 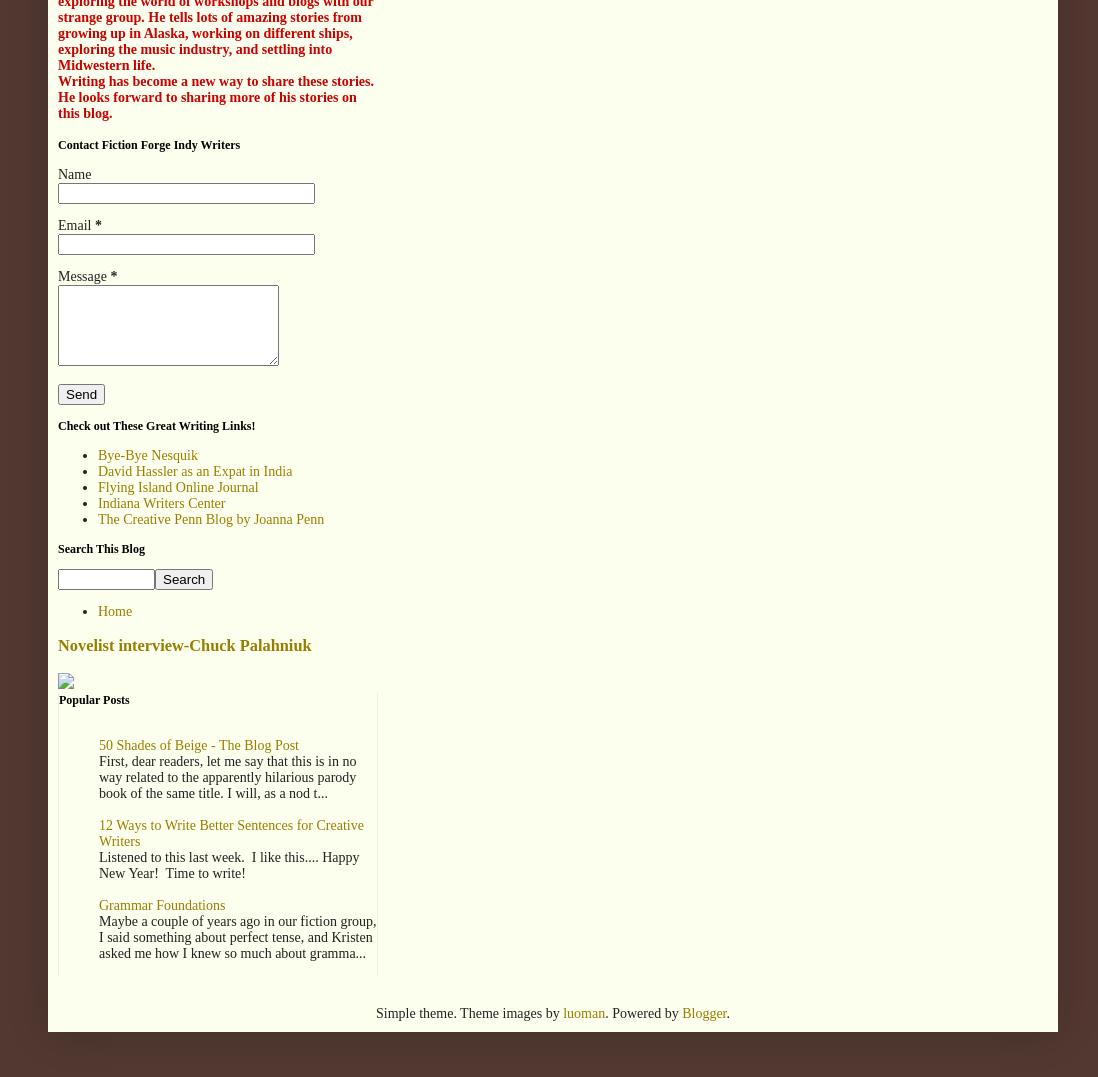 What do you see at coordinates (177, 486) in the screenshot?
I see `'Flying Island Online Journal'` at bounding box center [177, 486].